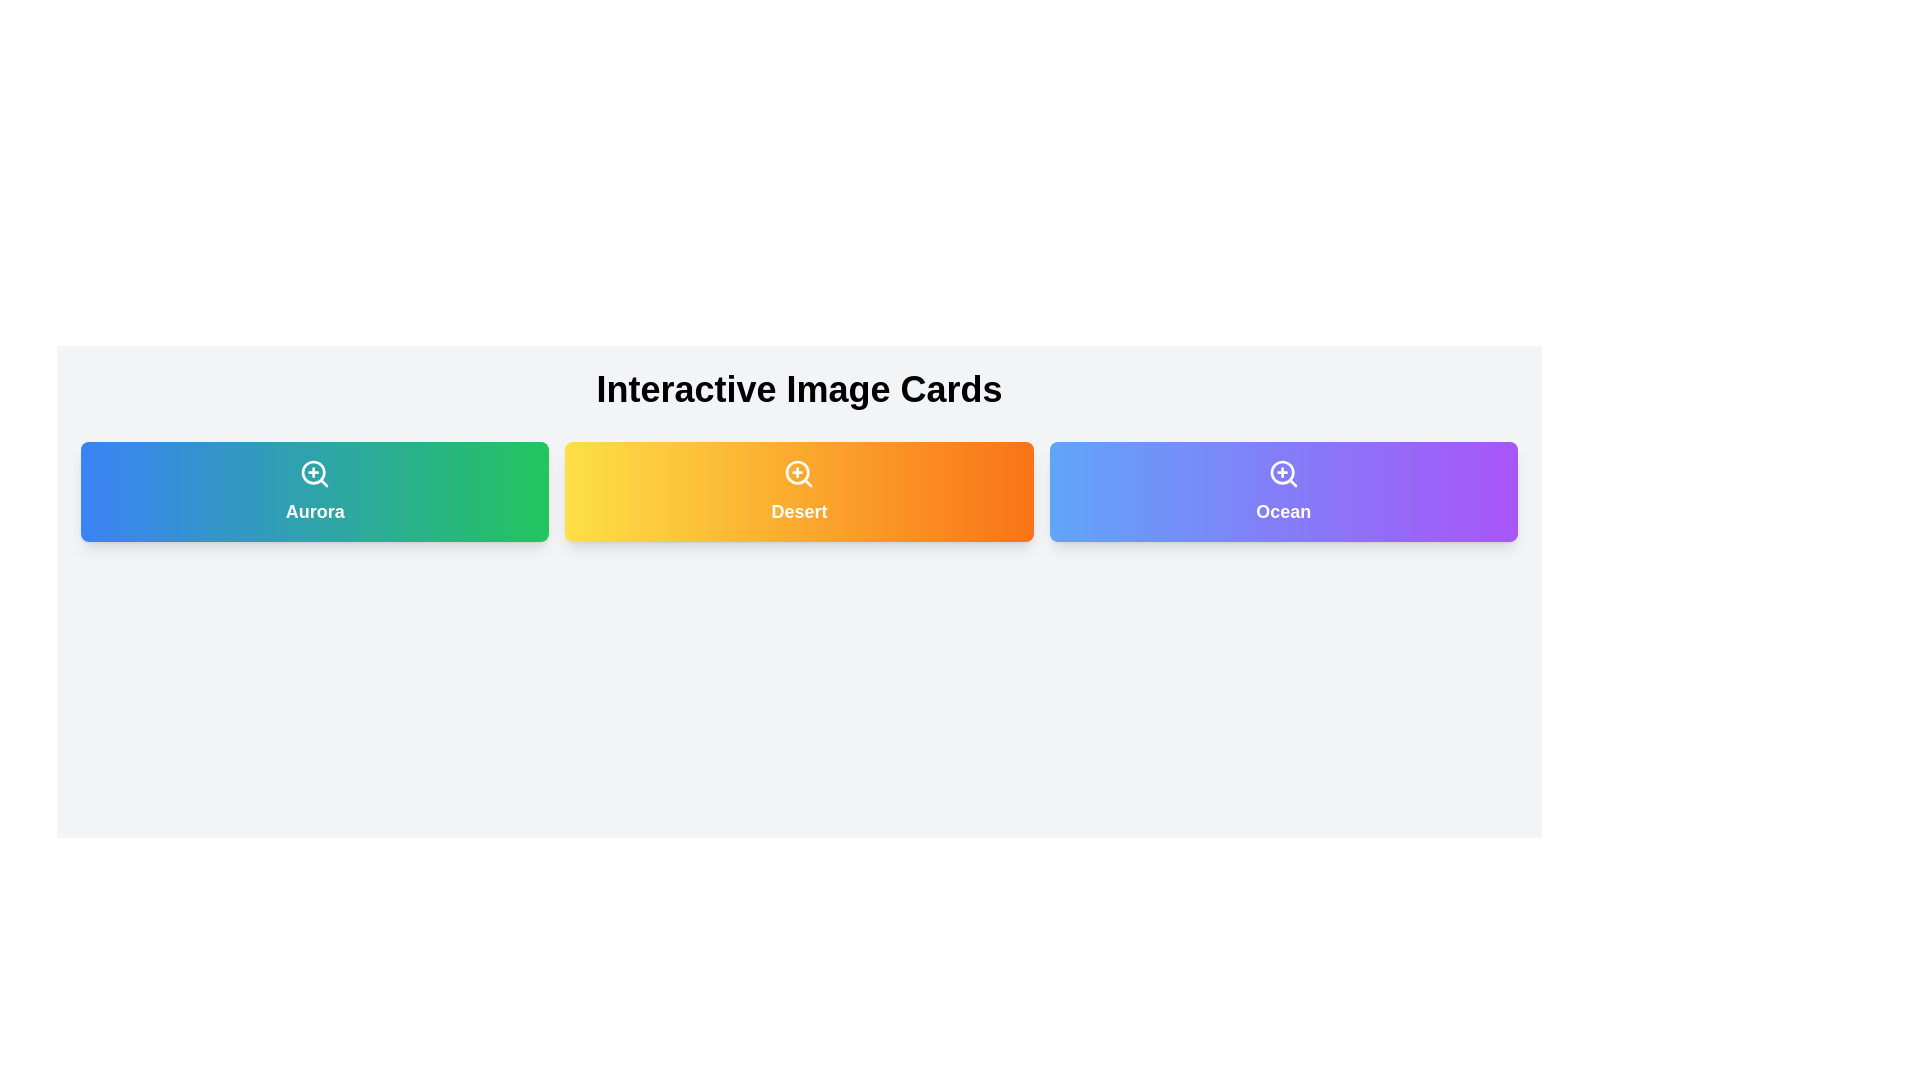 The image size is (1920, 1080). I want to click on the blue-to-green gradient card labeled 'Aurora' with a magnifying glass icon and bold white text, which is the first card in a set of three horizontally aligned cards, so click(314, 492).